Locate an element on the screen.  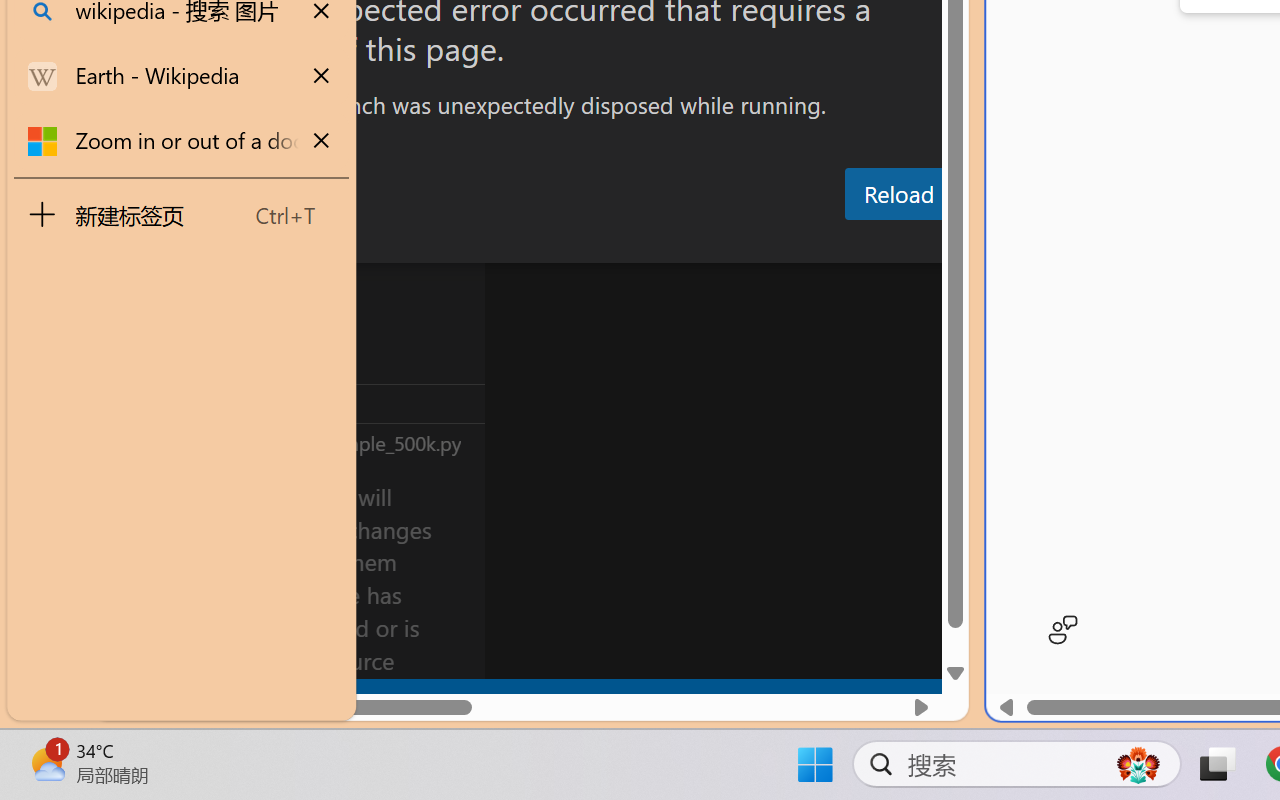
'Outline Section' is located at coordinates (331, 403).